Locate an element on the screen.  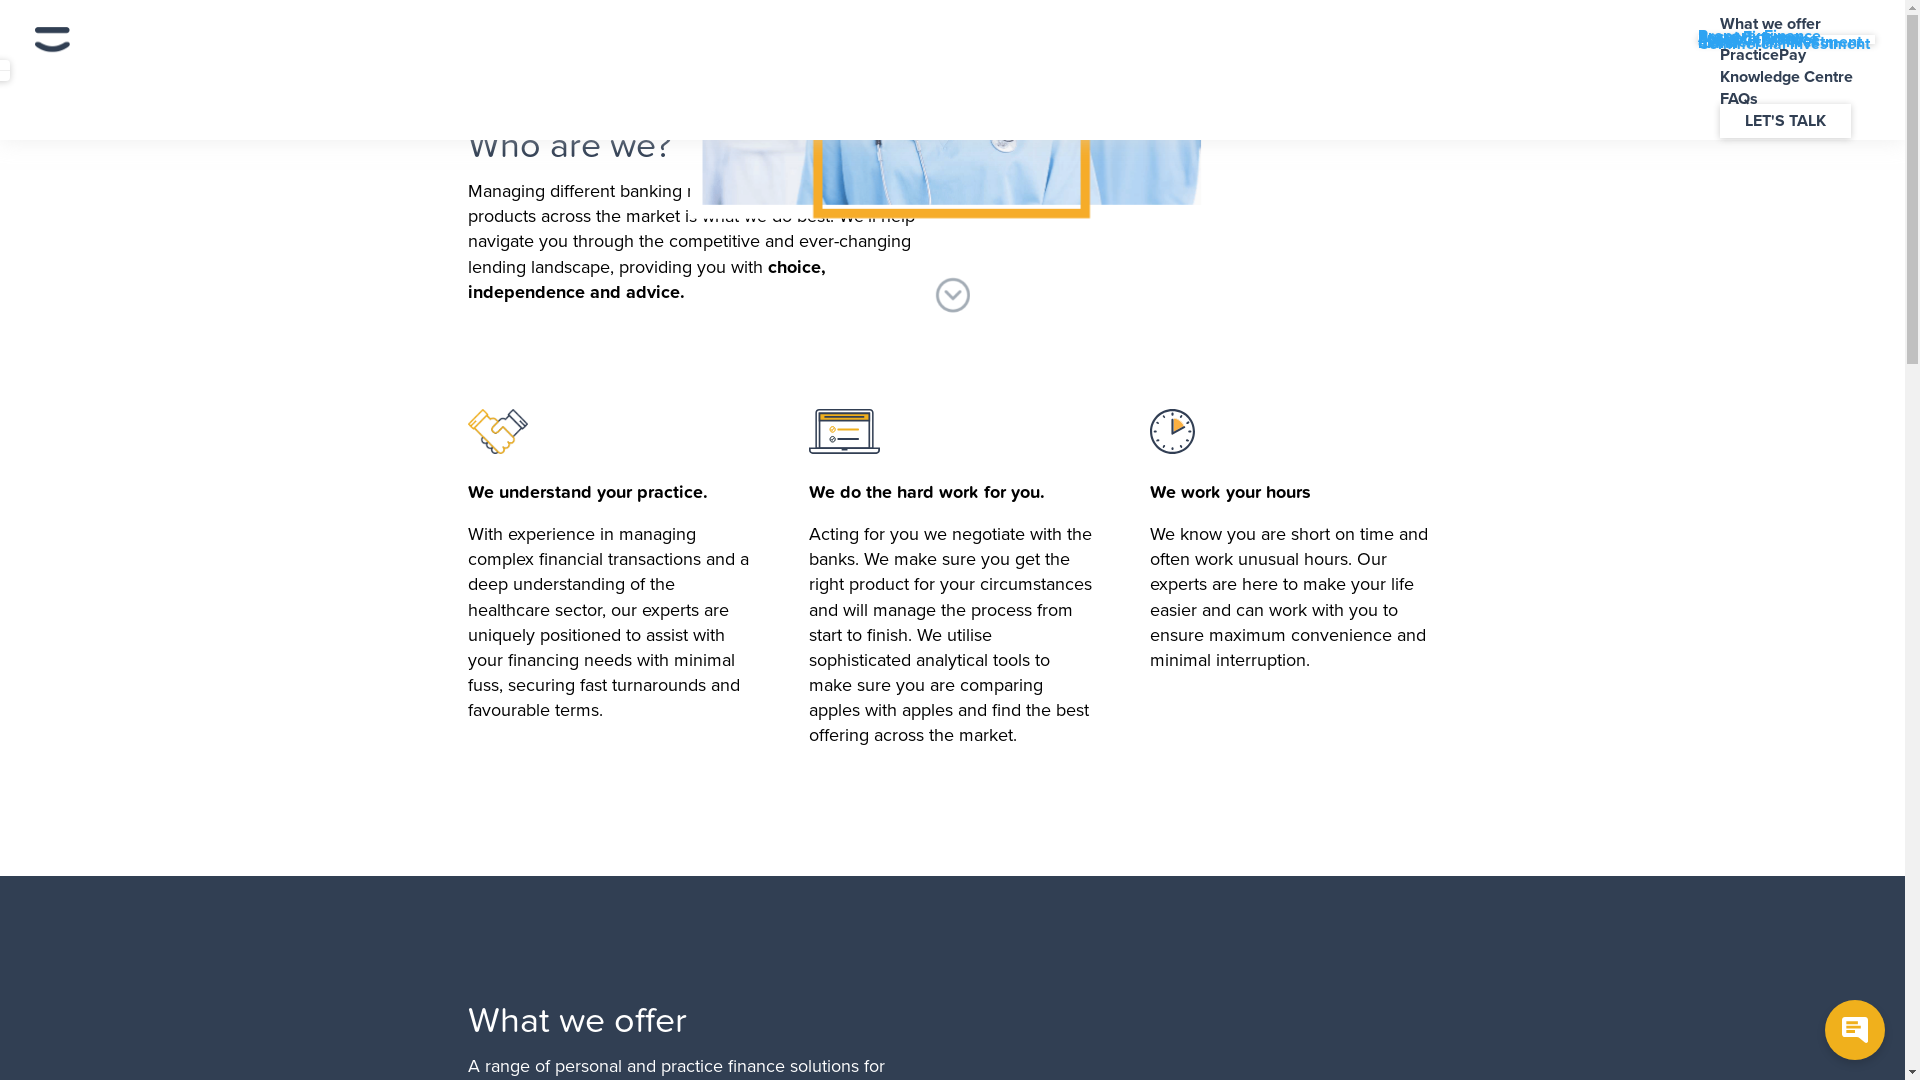
'For your home' is located at coordinates (1749, 38).